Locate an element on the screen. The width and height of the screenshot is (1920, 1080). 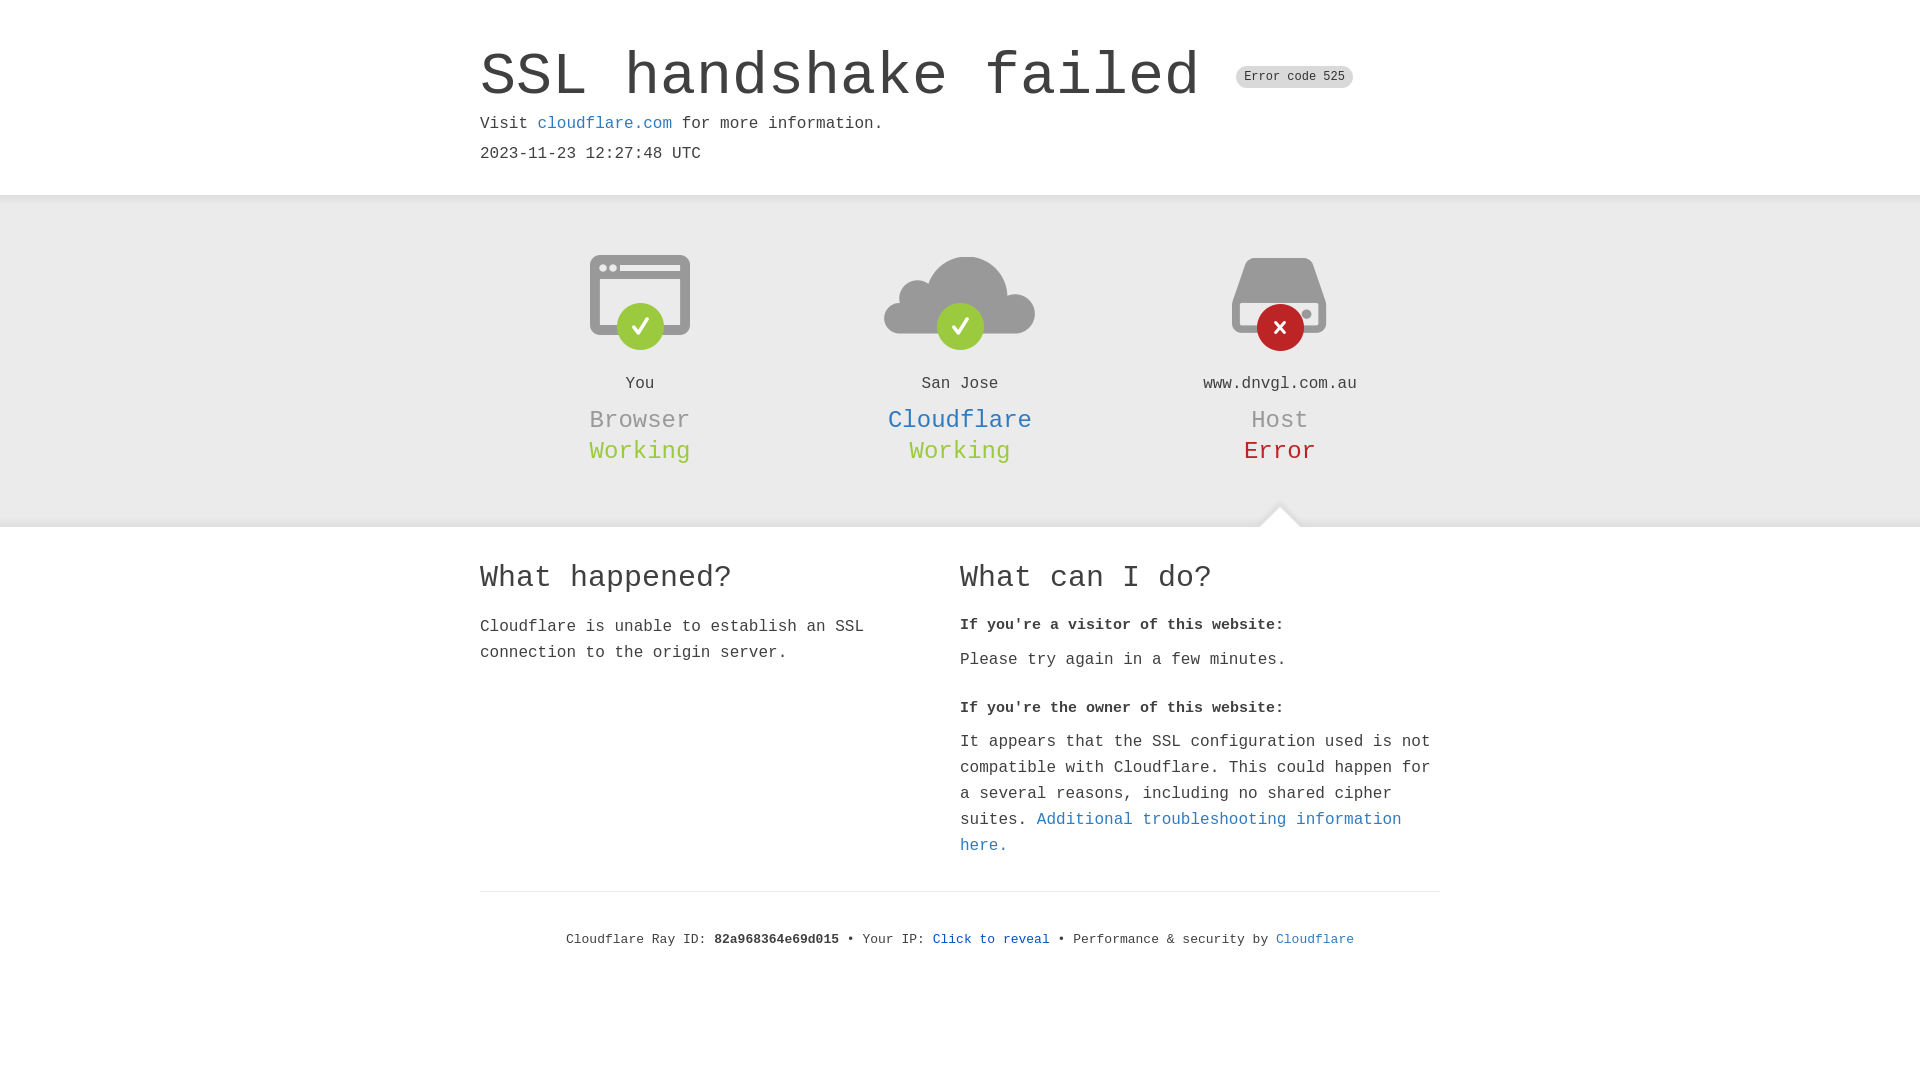
'Cloudflare' is located at coordinates (1315, 939).